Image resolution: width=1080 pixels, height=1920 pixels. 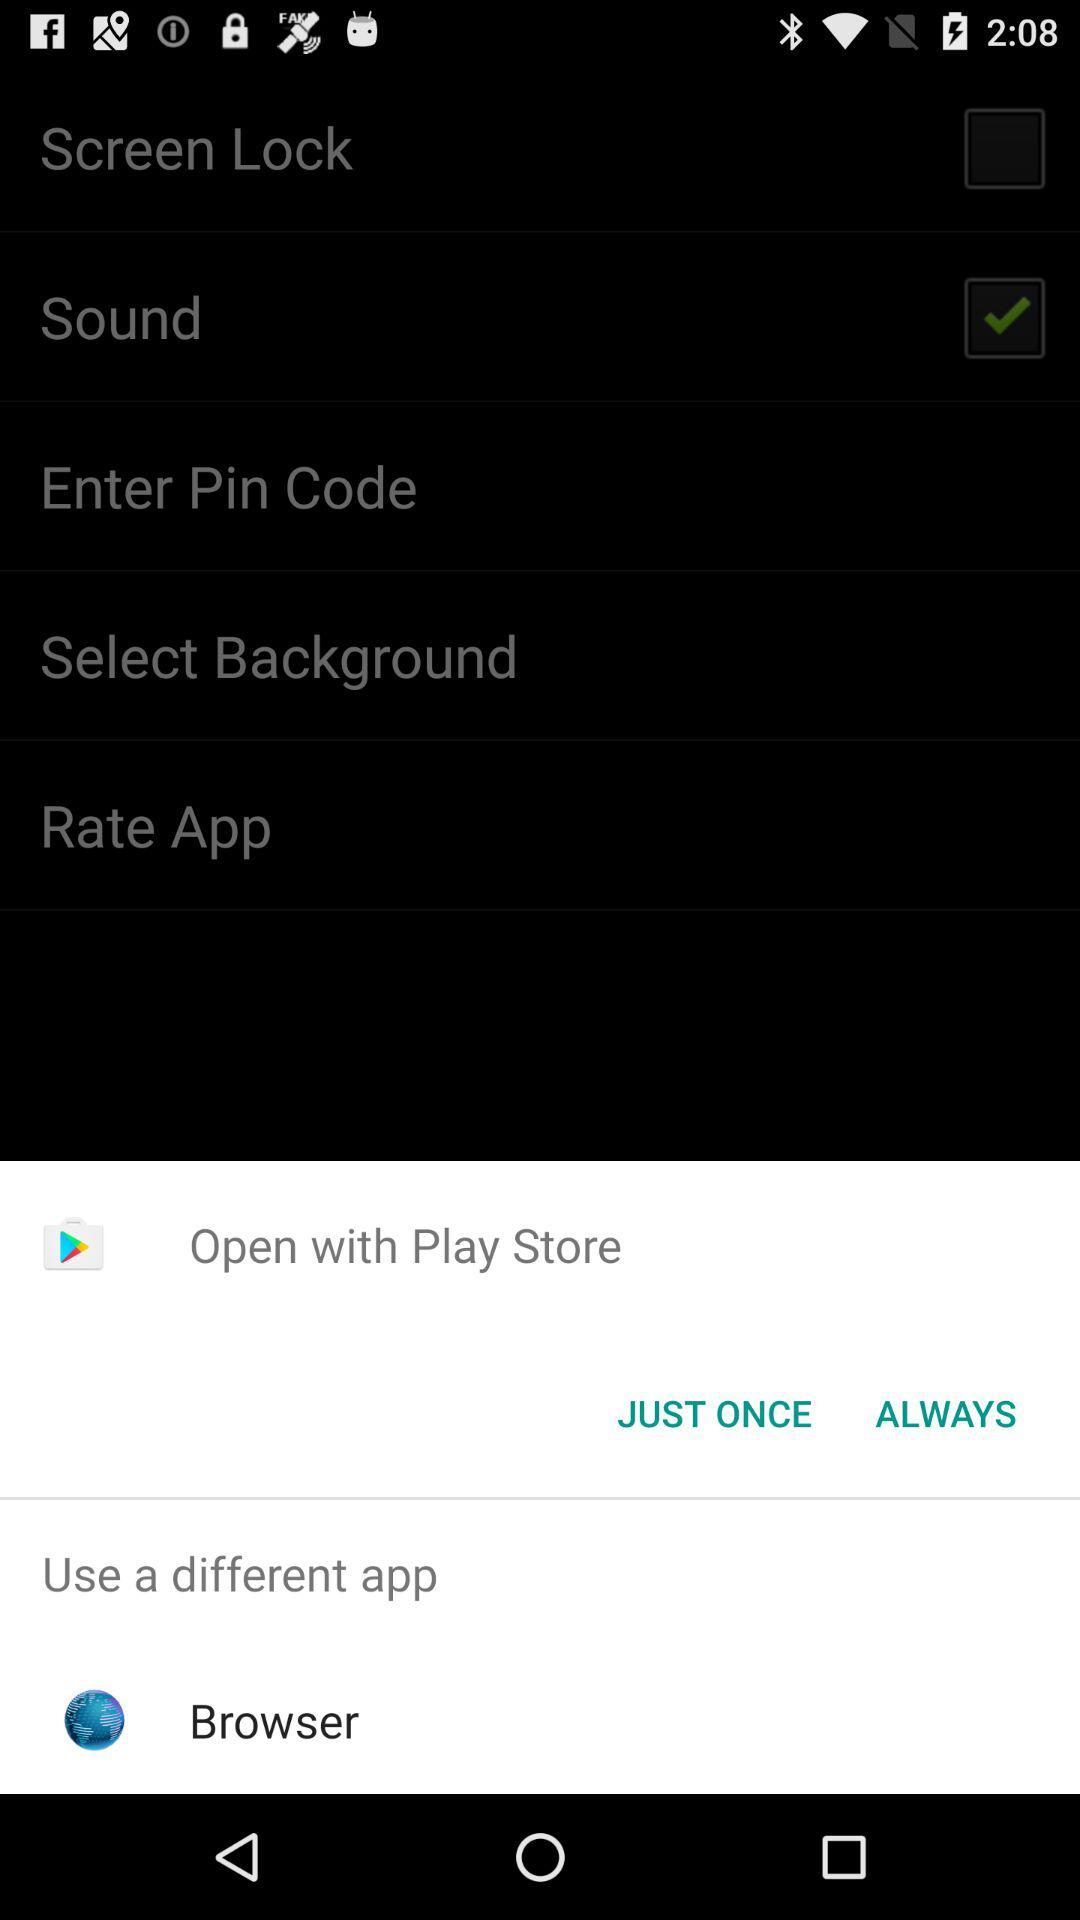 What do you see at coordinates (945, 1411) in the screenshot?
I see `the always item` at bounding box center [945, 1411].